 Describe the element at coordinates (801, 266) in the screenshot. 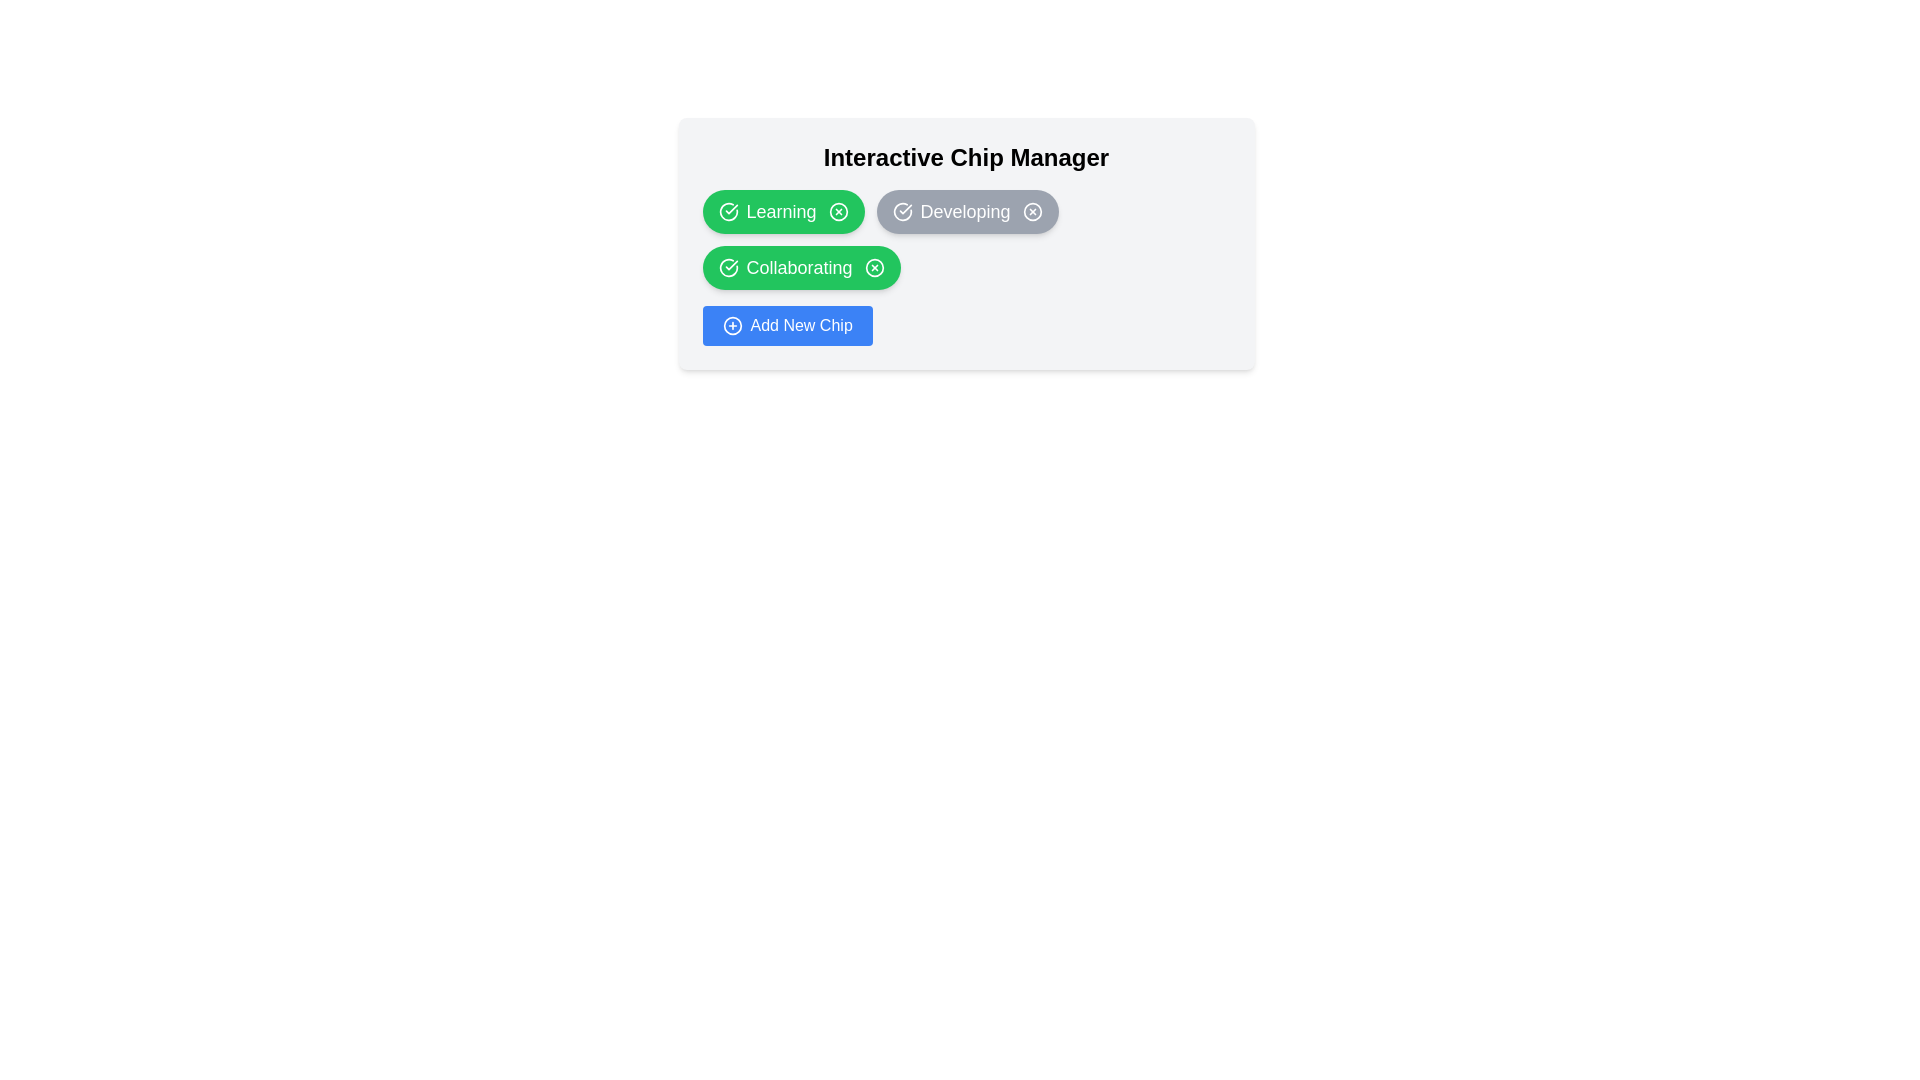

I see `the checkmark icon on the third chip in the horizontal group below the 'Interactive Chip Manager' header to confirm or activate the action` at that location.